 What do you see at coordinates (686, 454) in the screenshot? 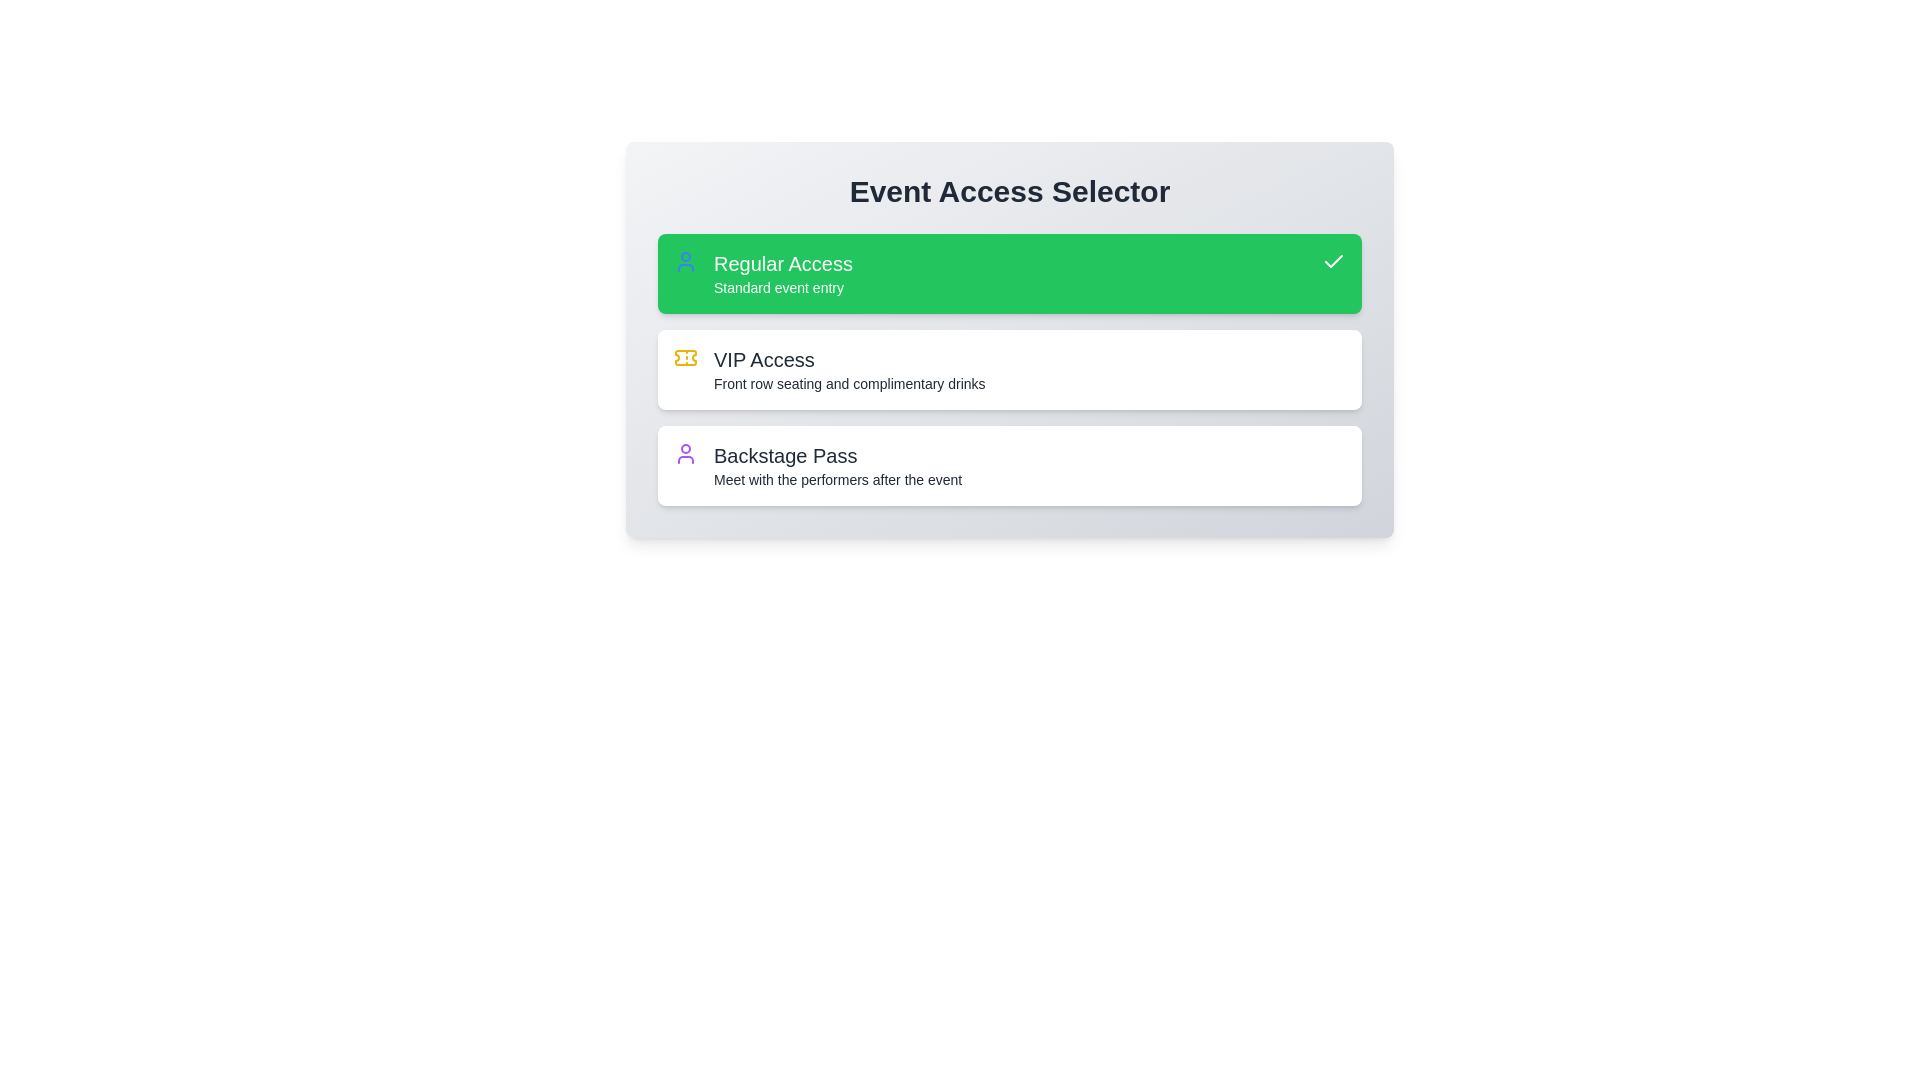
I see `the purple person icon located to the left of the 'Regular Access' label within the green background block` at bounding box center [686, 454].